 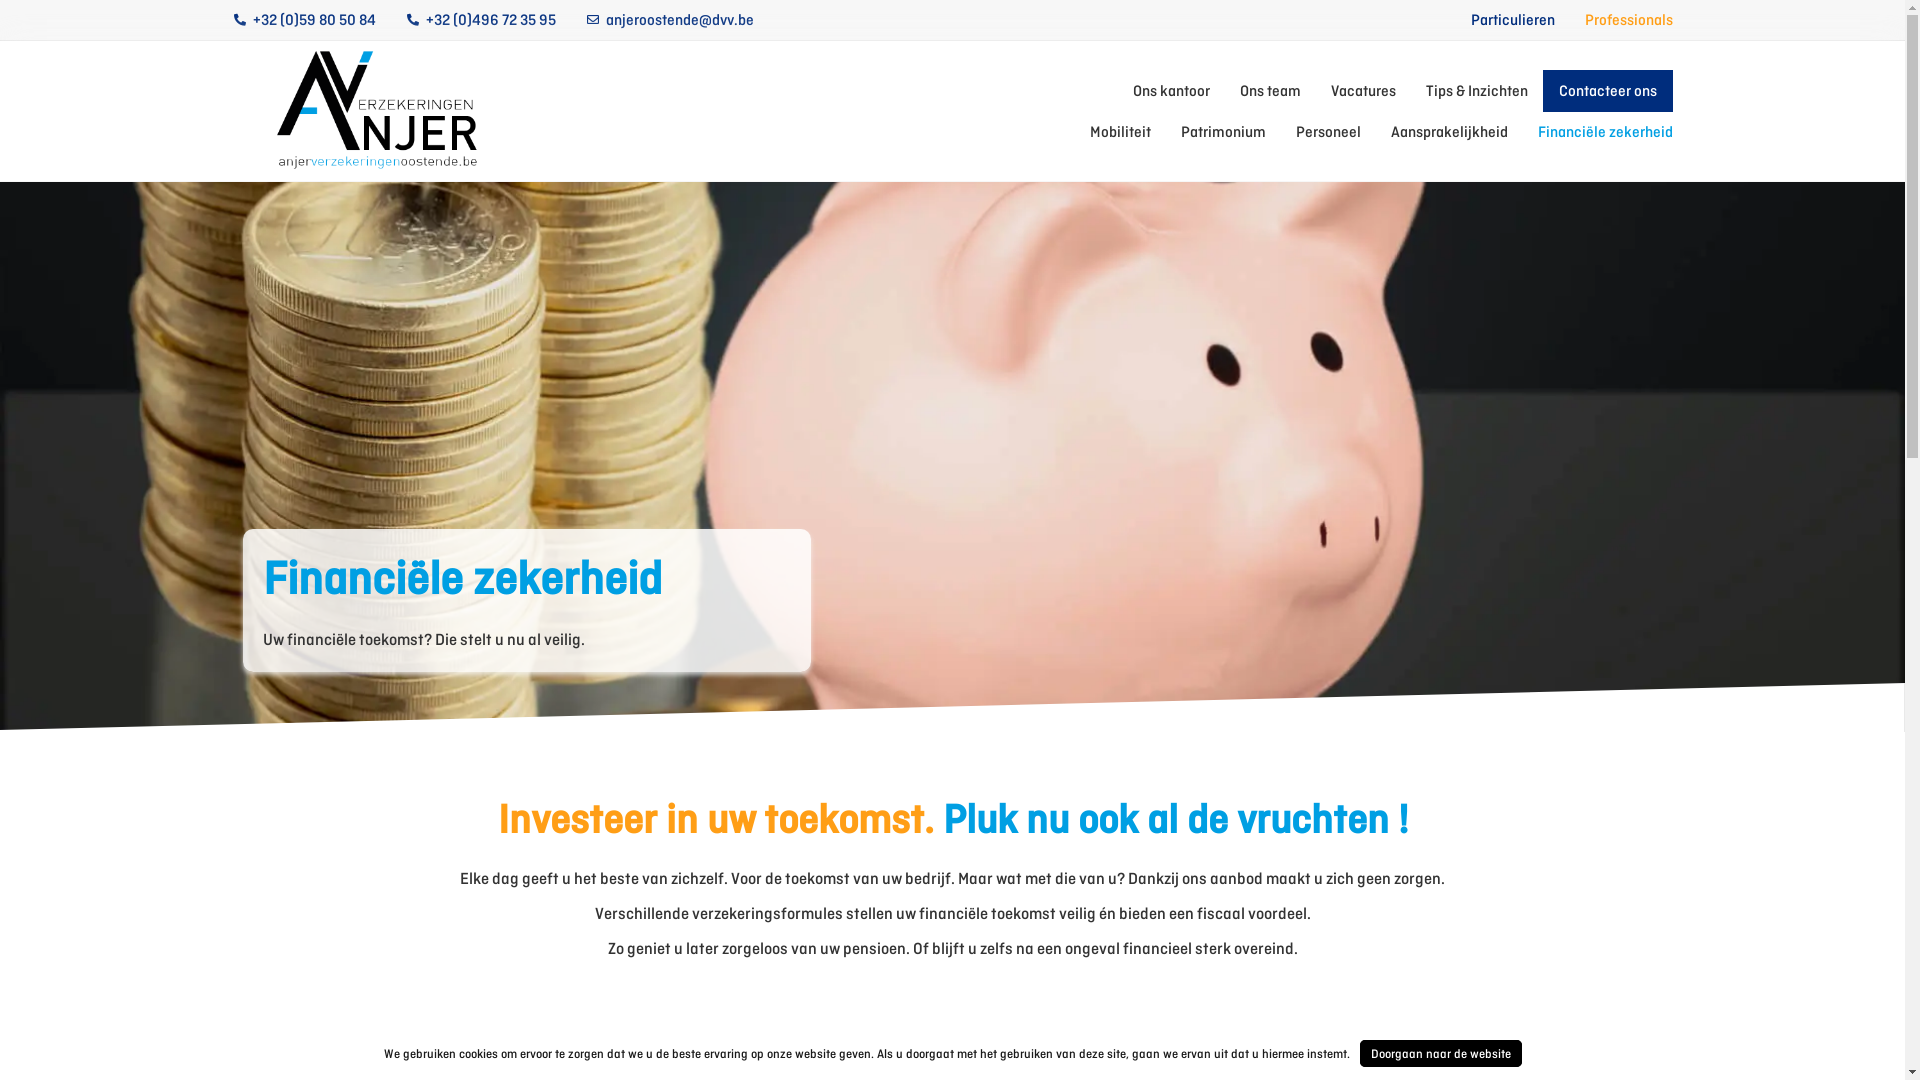 I want to click on '+32 (0)59 80 50 84', so click(x=302, y=19).